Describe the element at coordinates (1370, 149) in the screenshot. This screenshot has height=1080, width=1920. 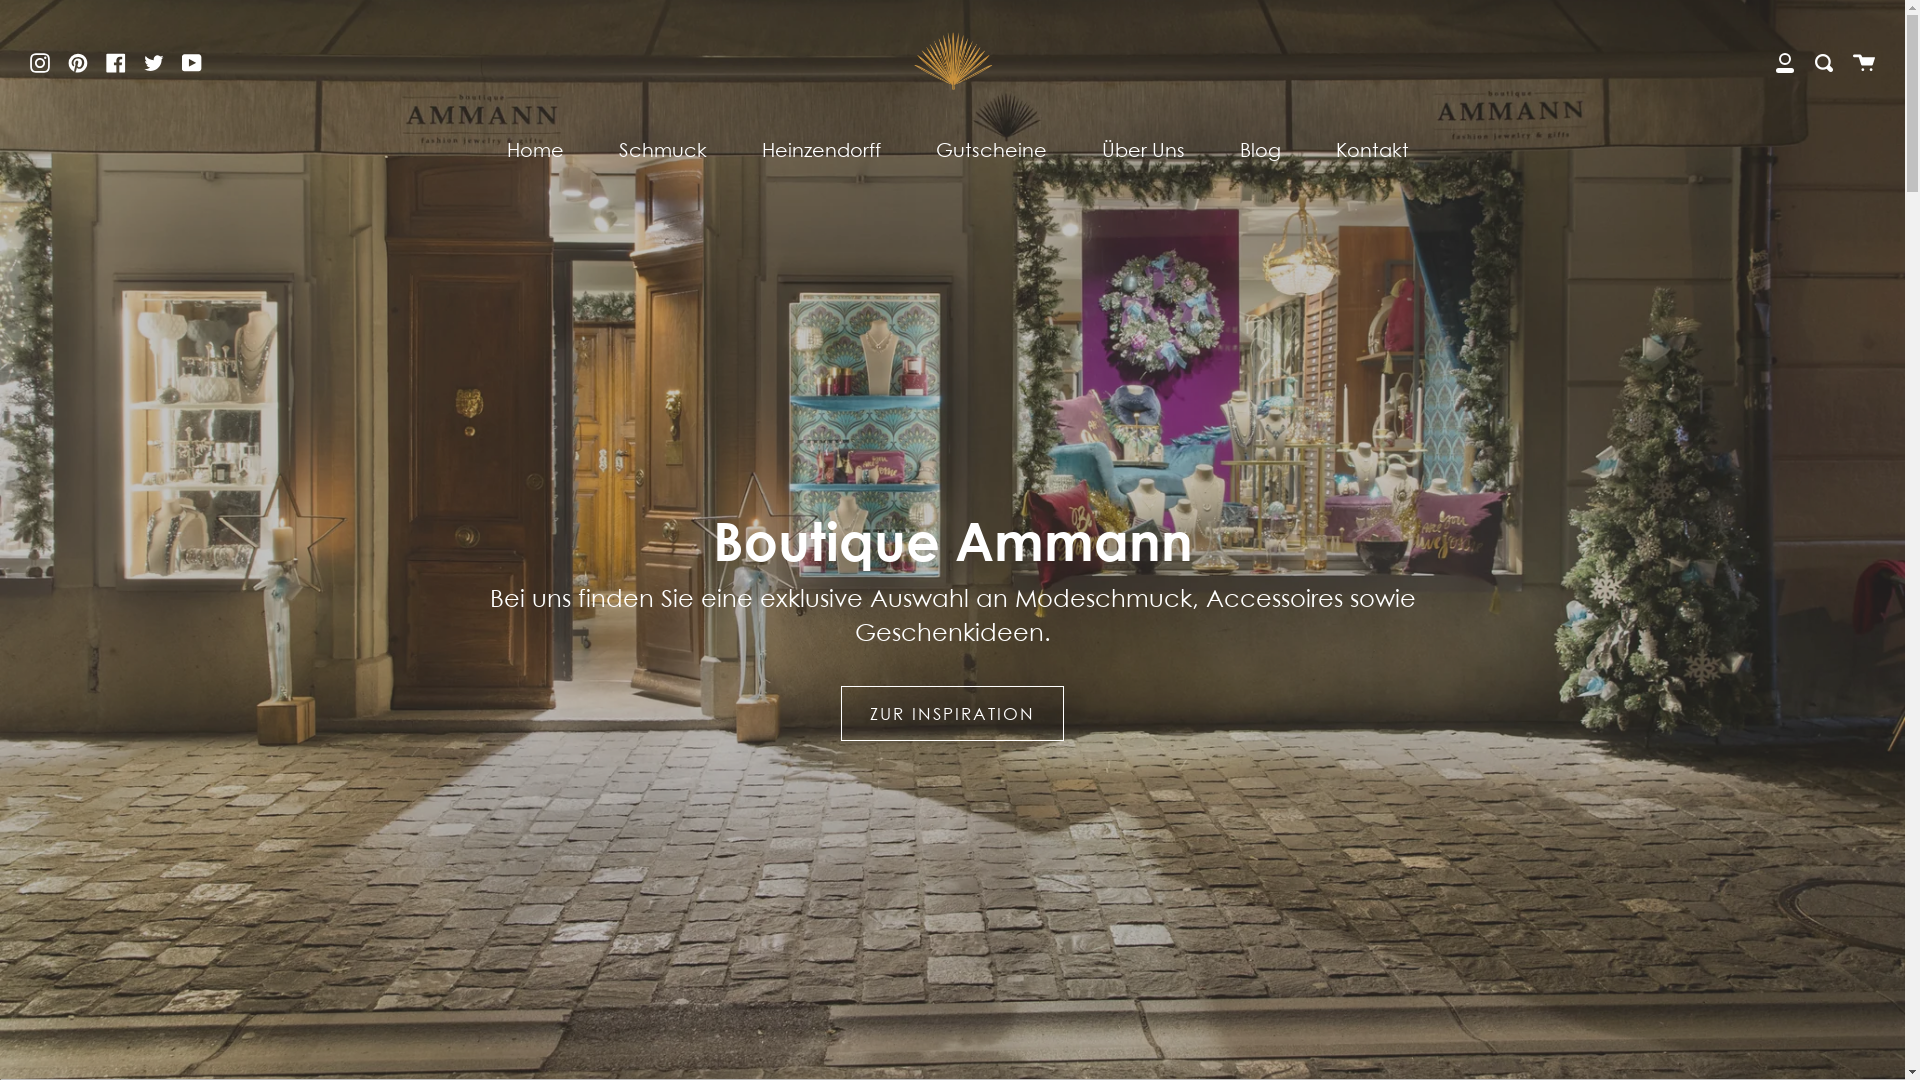
I see `'Kontakt'` at that location.